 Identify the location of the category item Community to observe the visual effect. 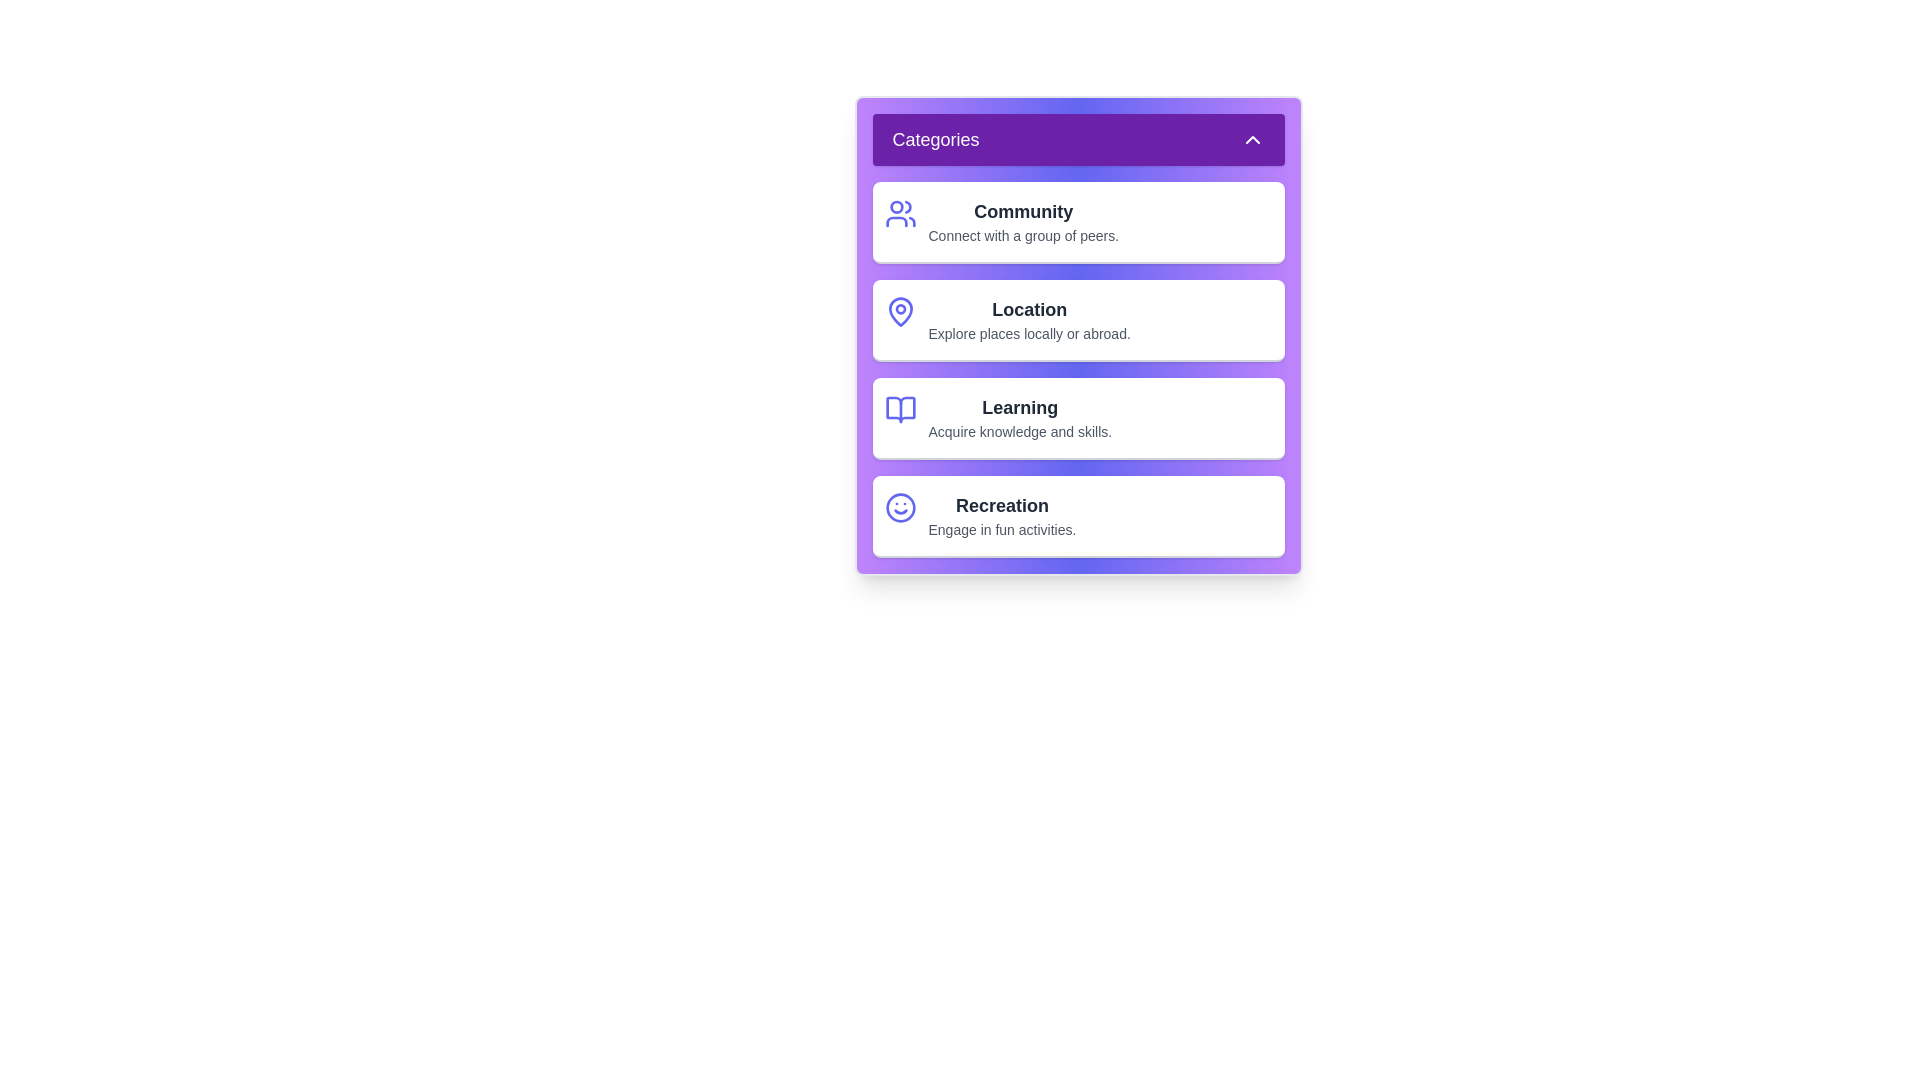
(1077, 223).